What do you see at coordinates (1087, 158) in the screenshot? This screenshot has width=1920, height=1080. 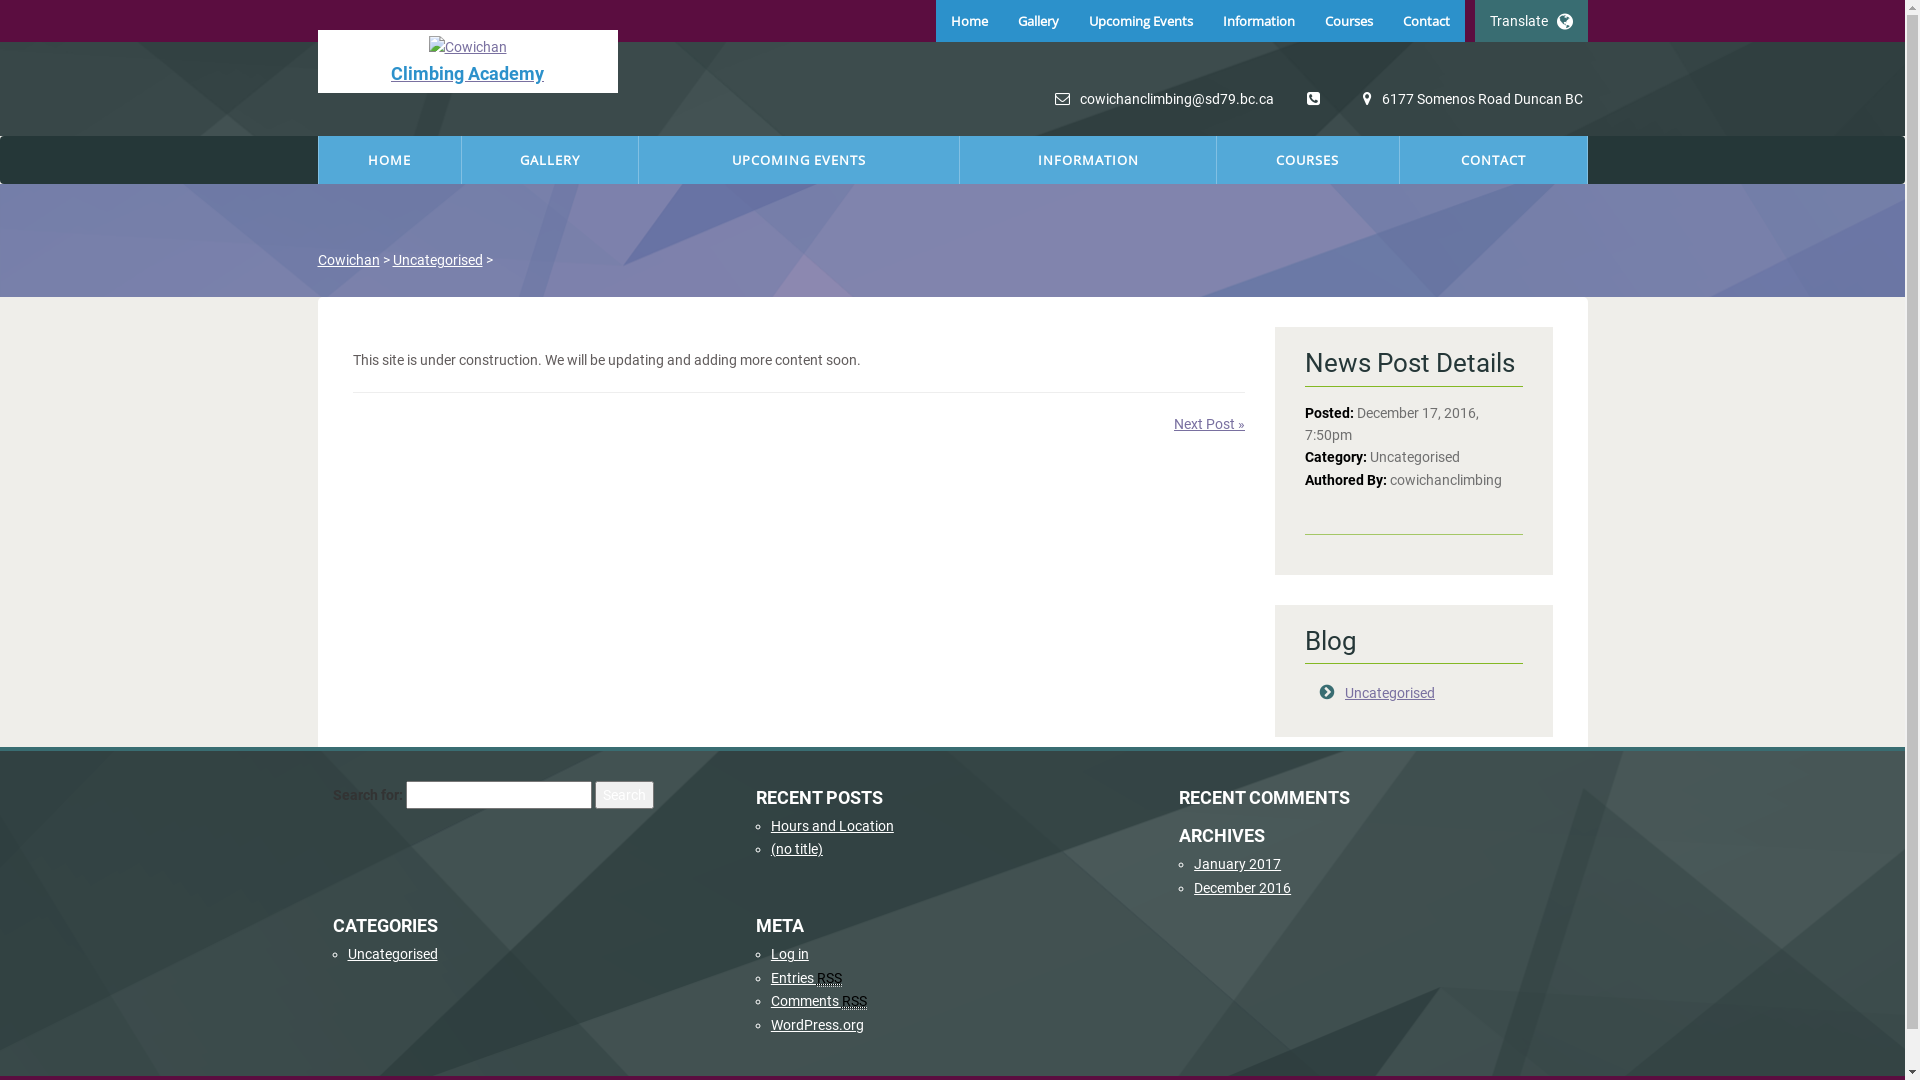 I see `'INFORMATION'` at bounding box center [1087, 158].